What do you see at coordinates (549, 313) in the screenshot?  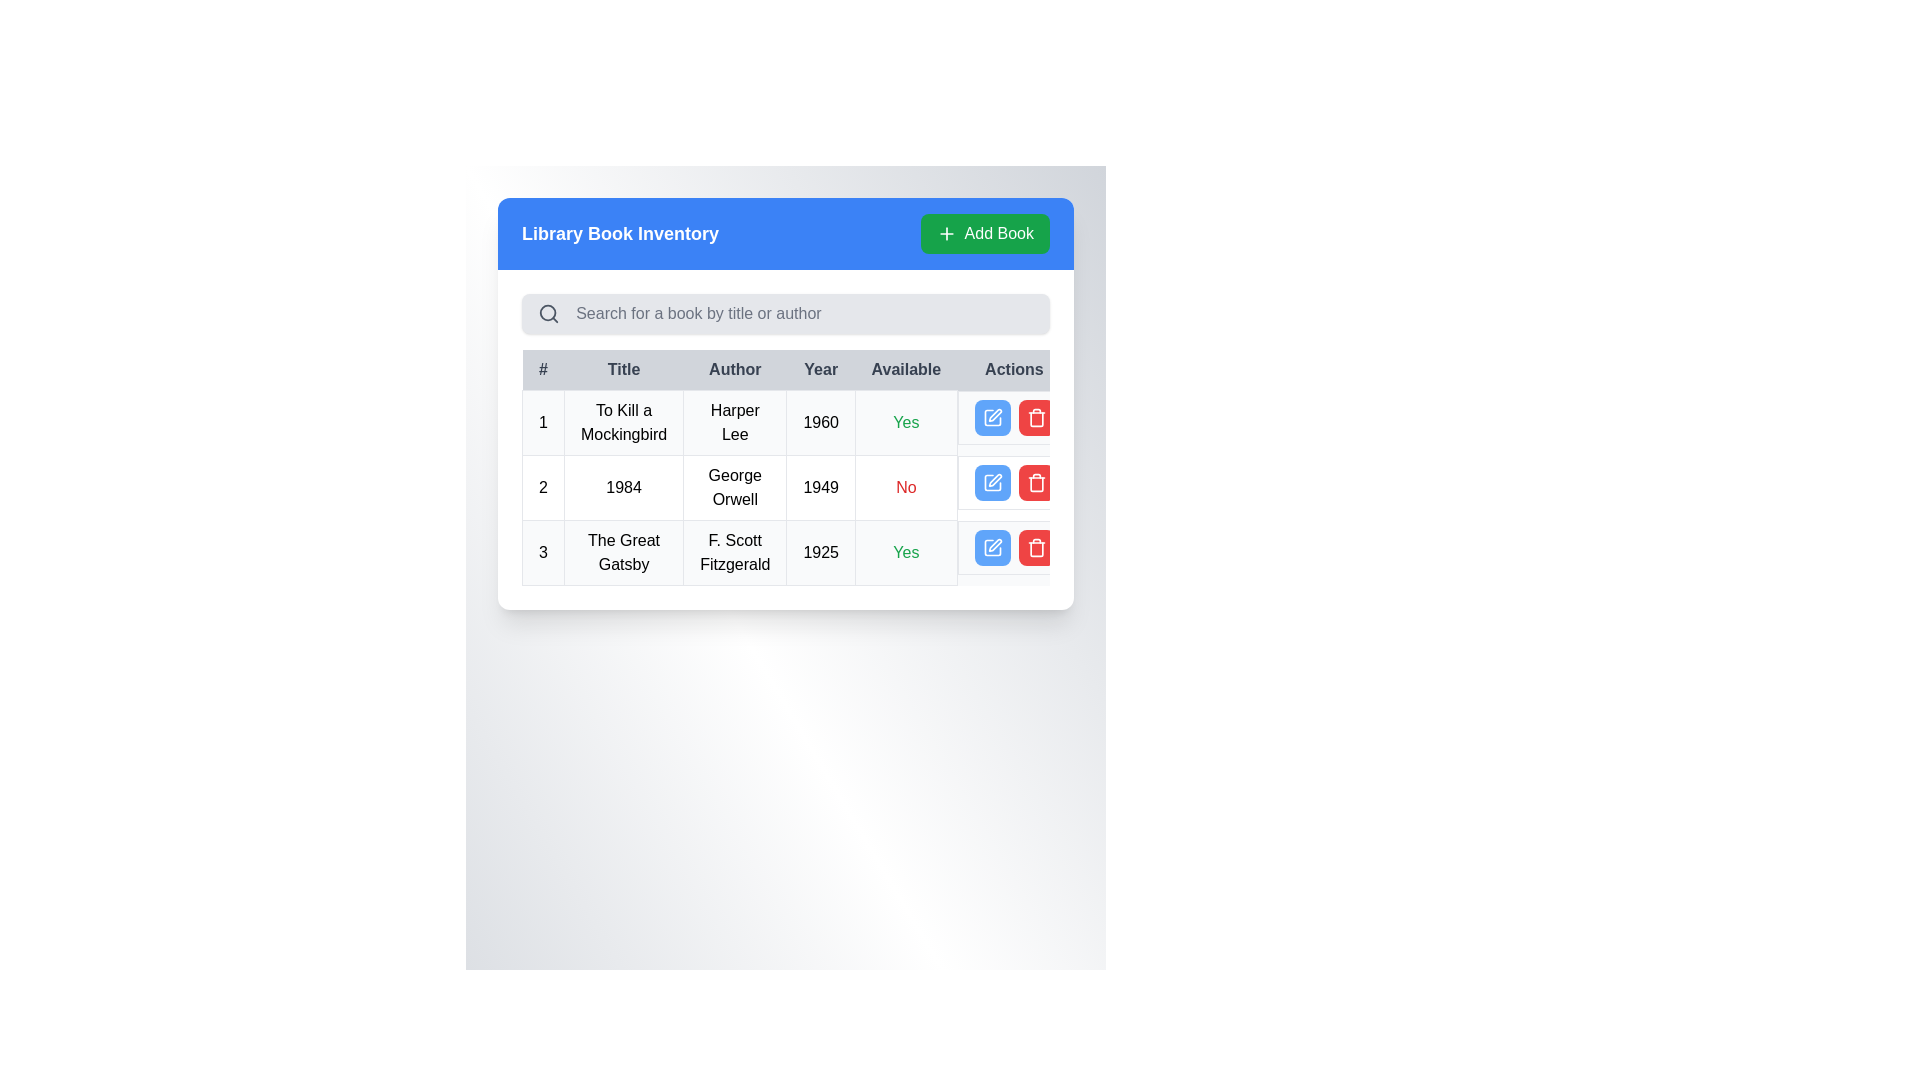 I see `the magnifying glass icon located at the leftmost side of the search bar, which represents search functionality` at bounding box center [549, 313].